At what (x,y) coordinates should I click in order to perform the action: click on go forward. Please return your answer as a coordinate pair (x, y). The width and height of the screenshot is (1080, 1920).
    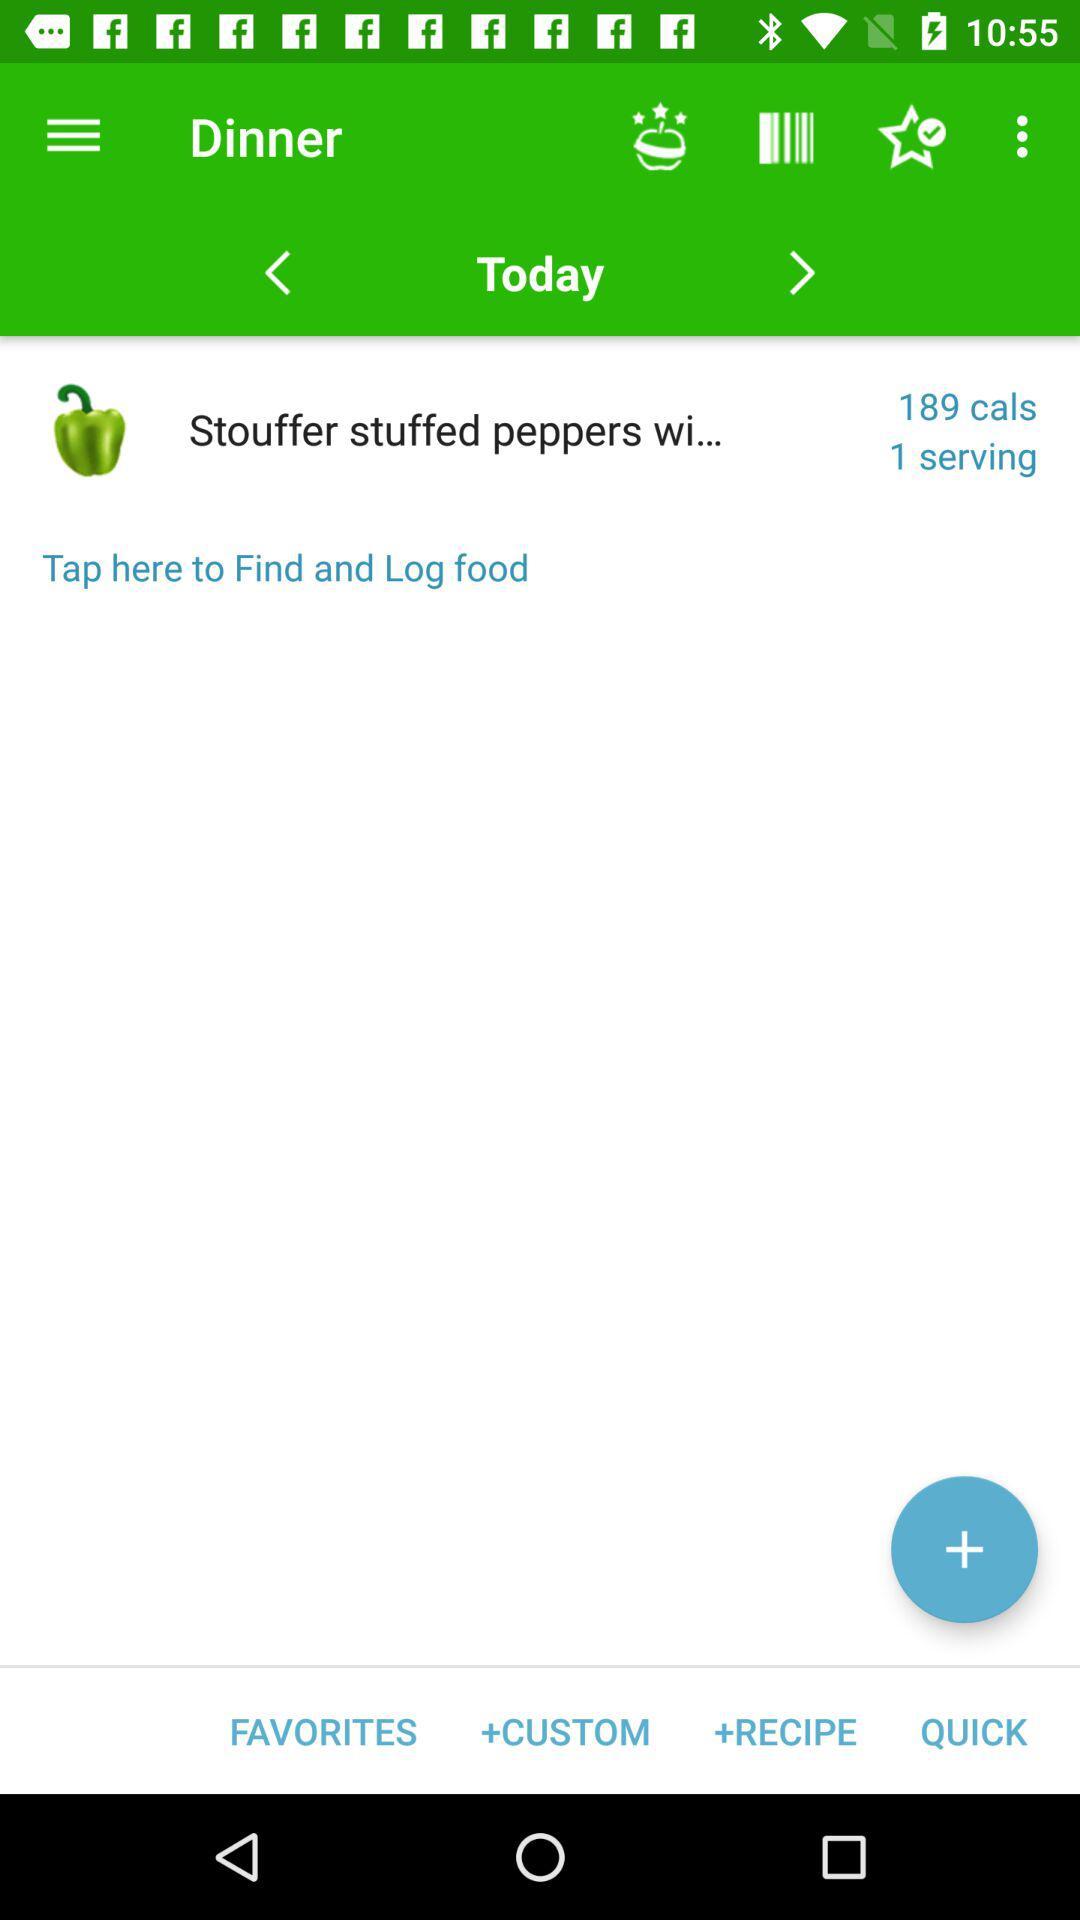
    Looking at the image, I should click on (801, 272).